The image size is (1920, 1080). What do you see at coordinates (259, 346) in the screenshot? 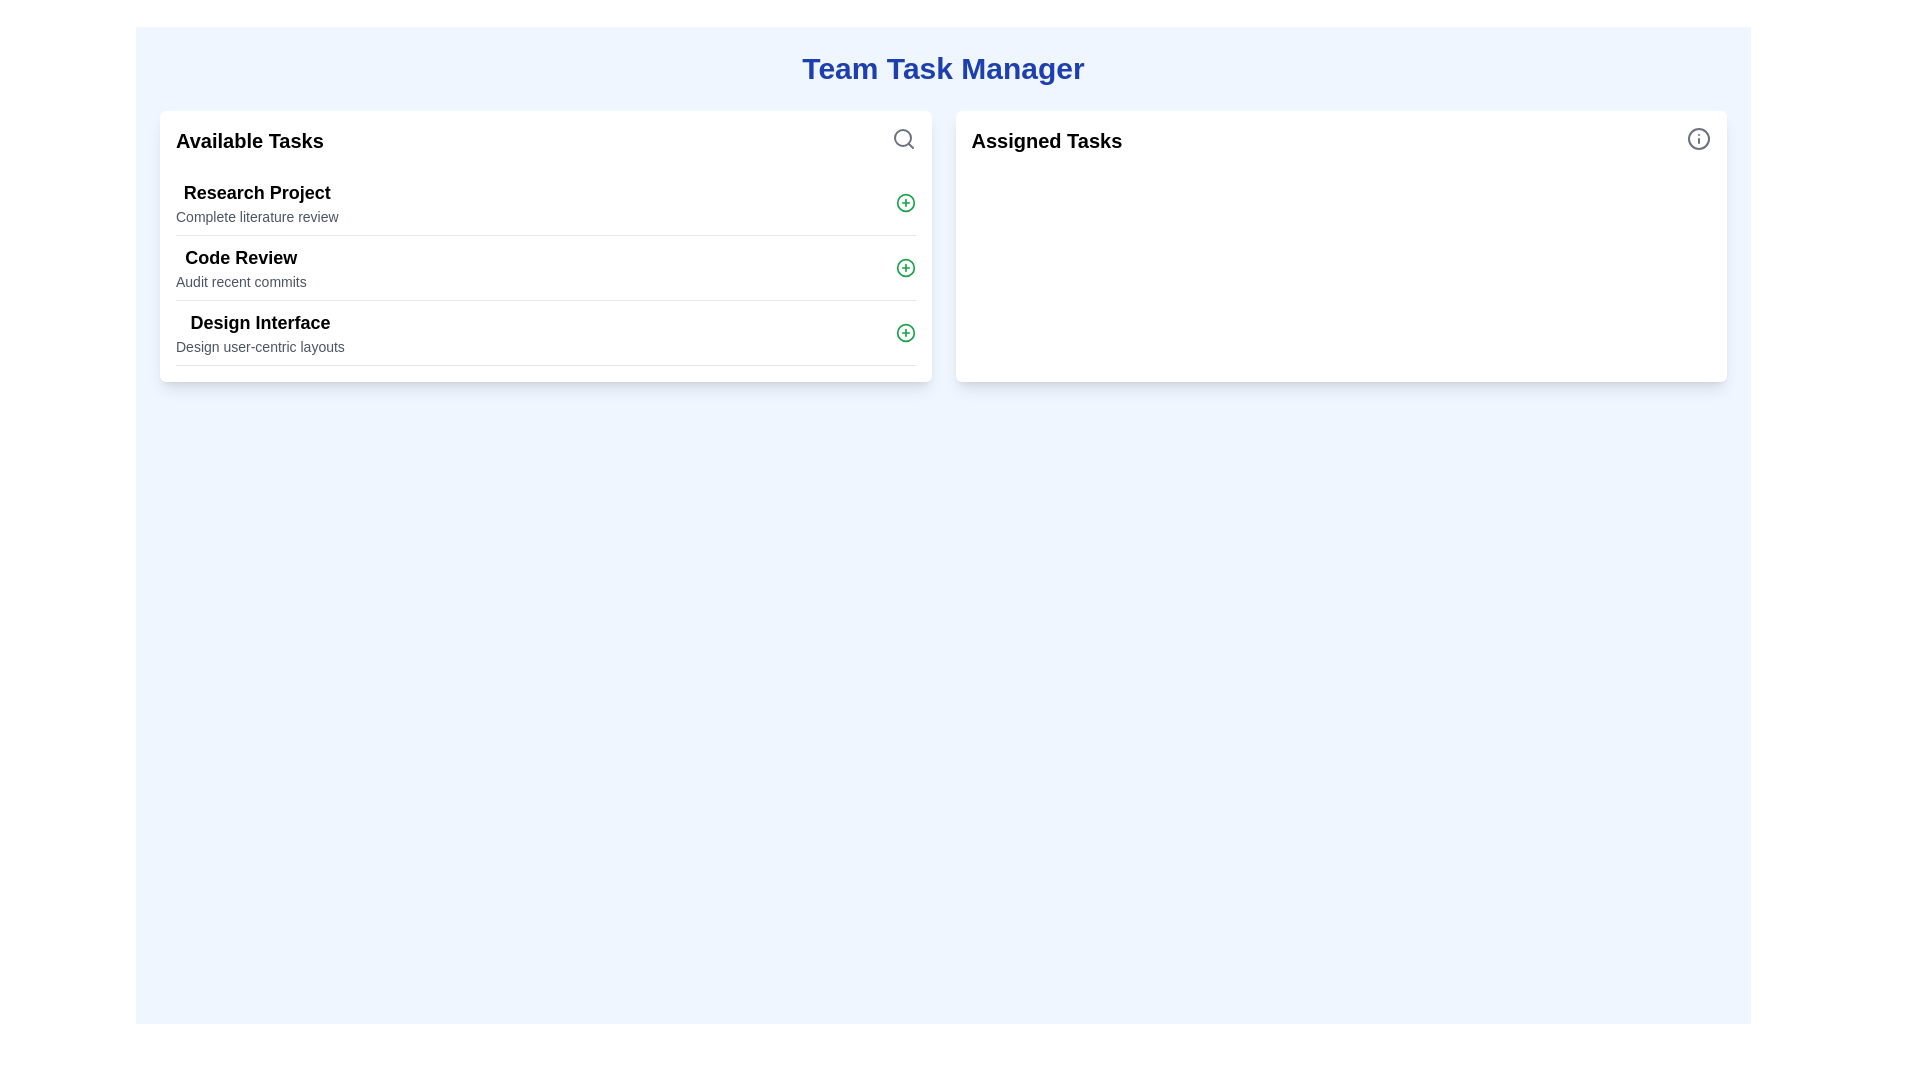
I see `static text displaying 'Design user-centric layouts' located under the heading 'Design Interface' in the 'Available Tasks' panel` at bounding box center [259, 346].